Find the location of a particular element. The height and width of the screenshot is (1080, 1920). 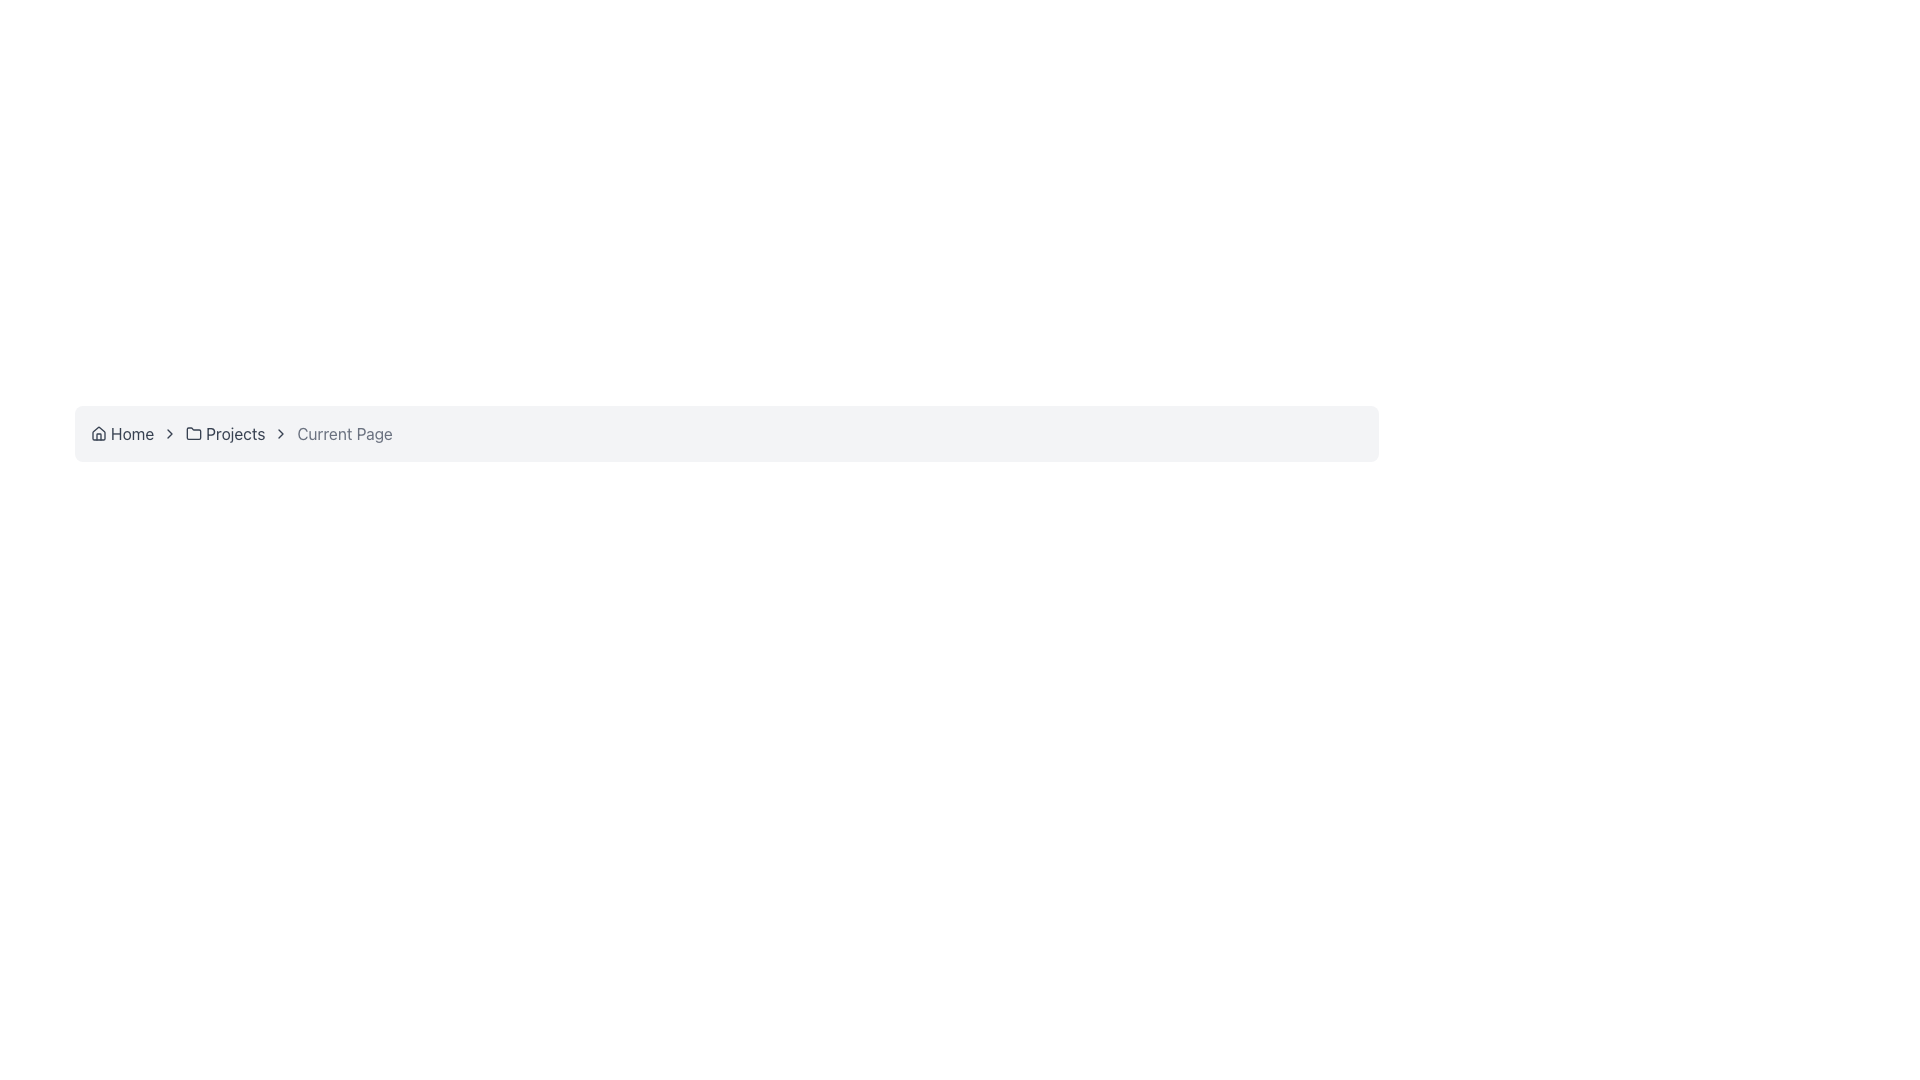

the 'Home' icon in the breadcrumb navigation bar, which serves as a link to the main page is located at coordinates (98, 433).